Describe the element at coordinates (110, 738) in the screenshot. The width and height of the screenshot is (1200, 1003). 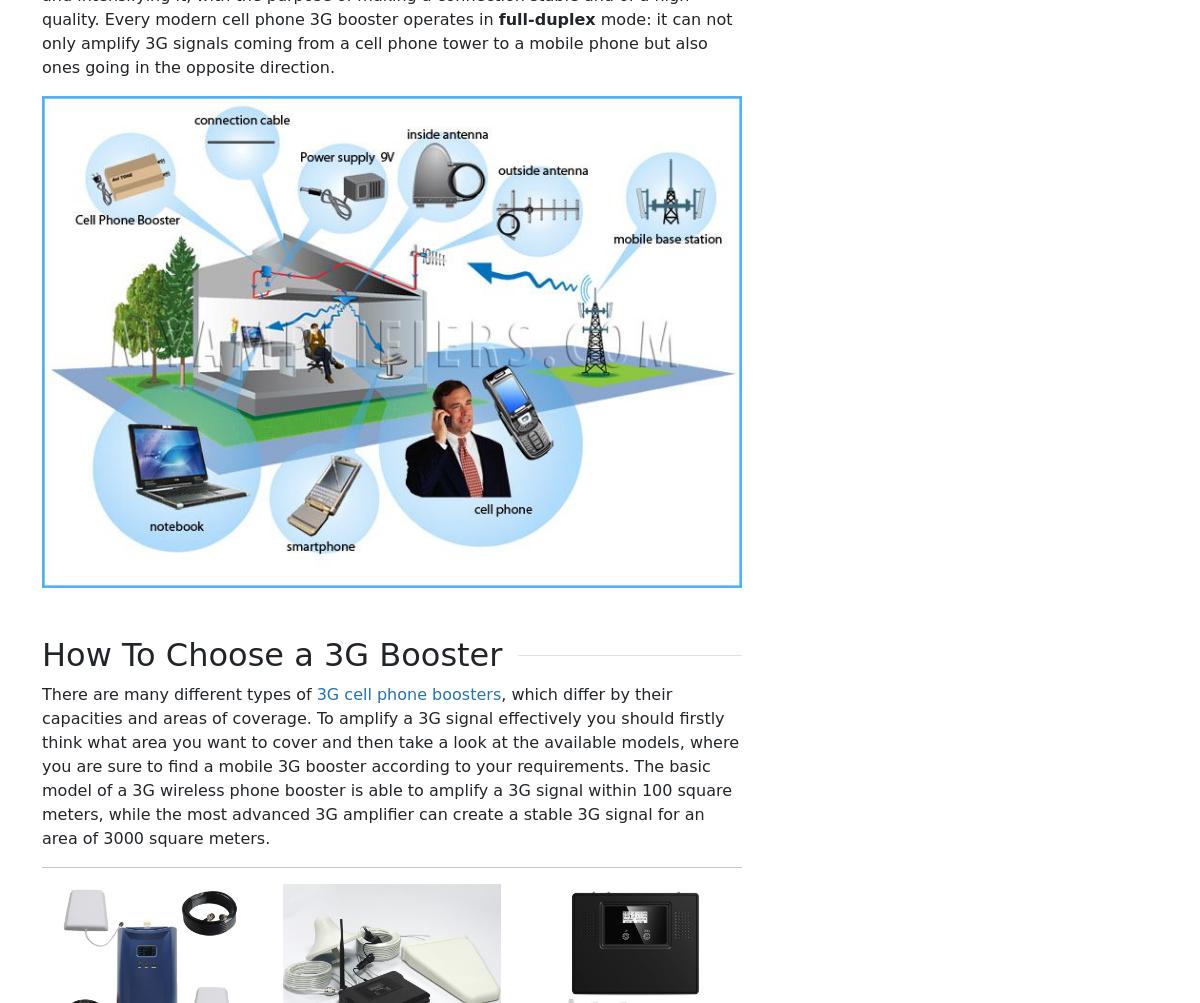
I see `'China - English'` at that location.